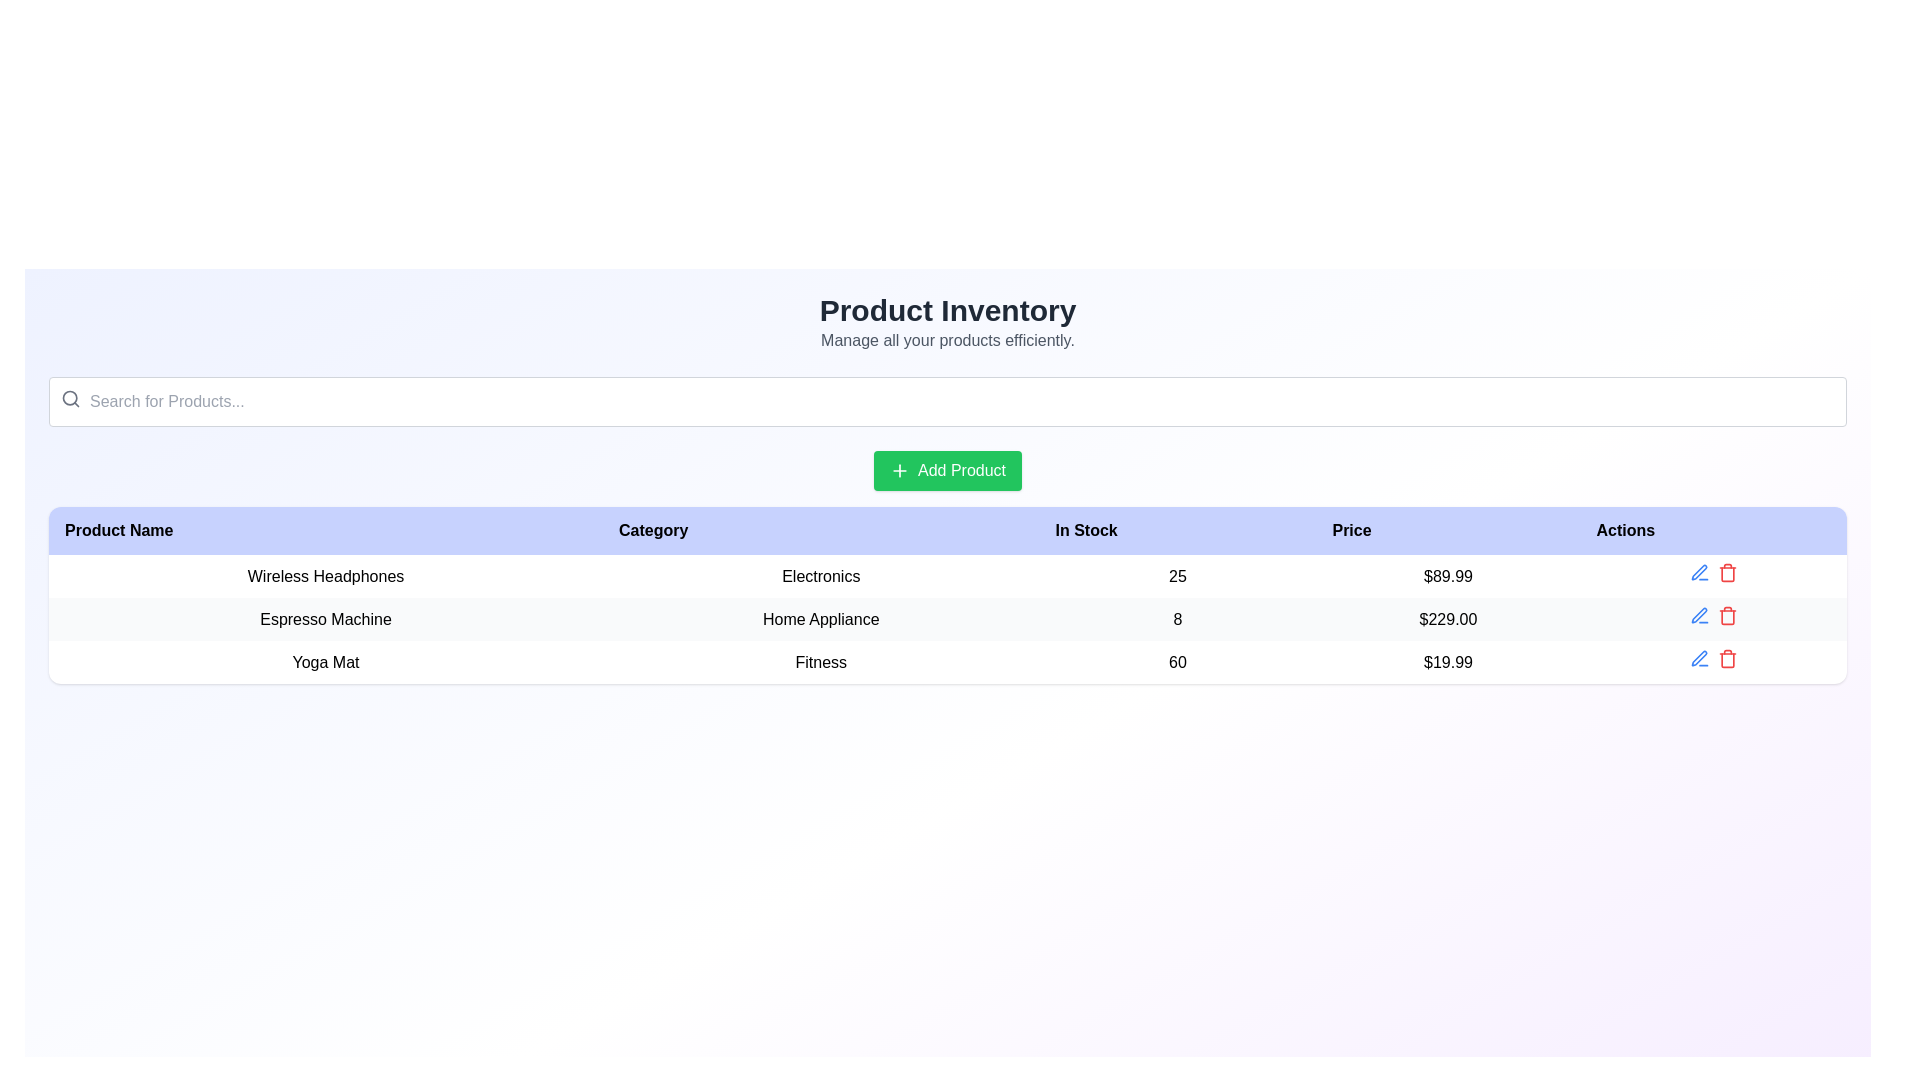 Image resolution: width=1920 pixels, height=1080 pixels. I want to click on text content of the 'Electronics' label, which is displayed in bold format within the row for 'Wireless Headphones' in the second column, so click(821, 576).